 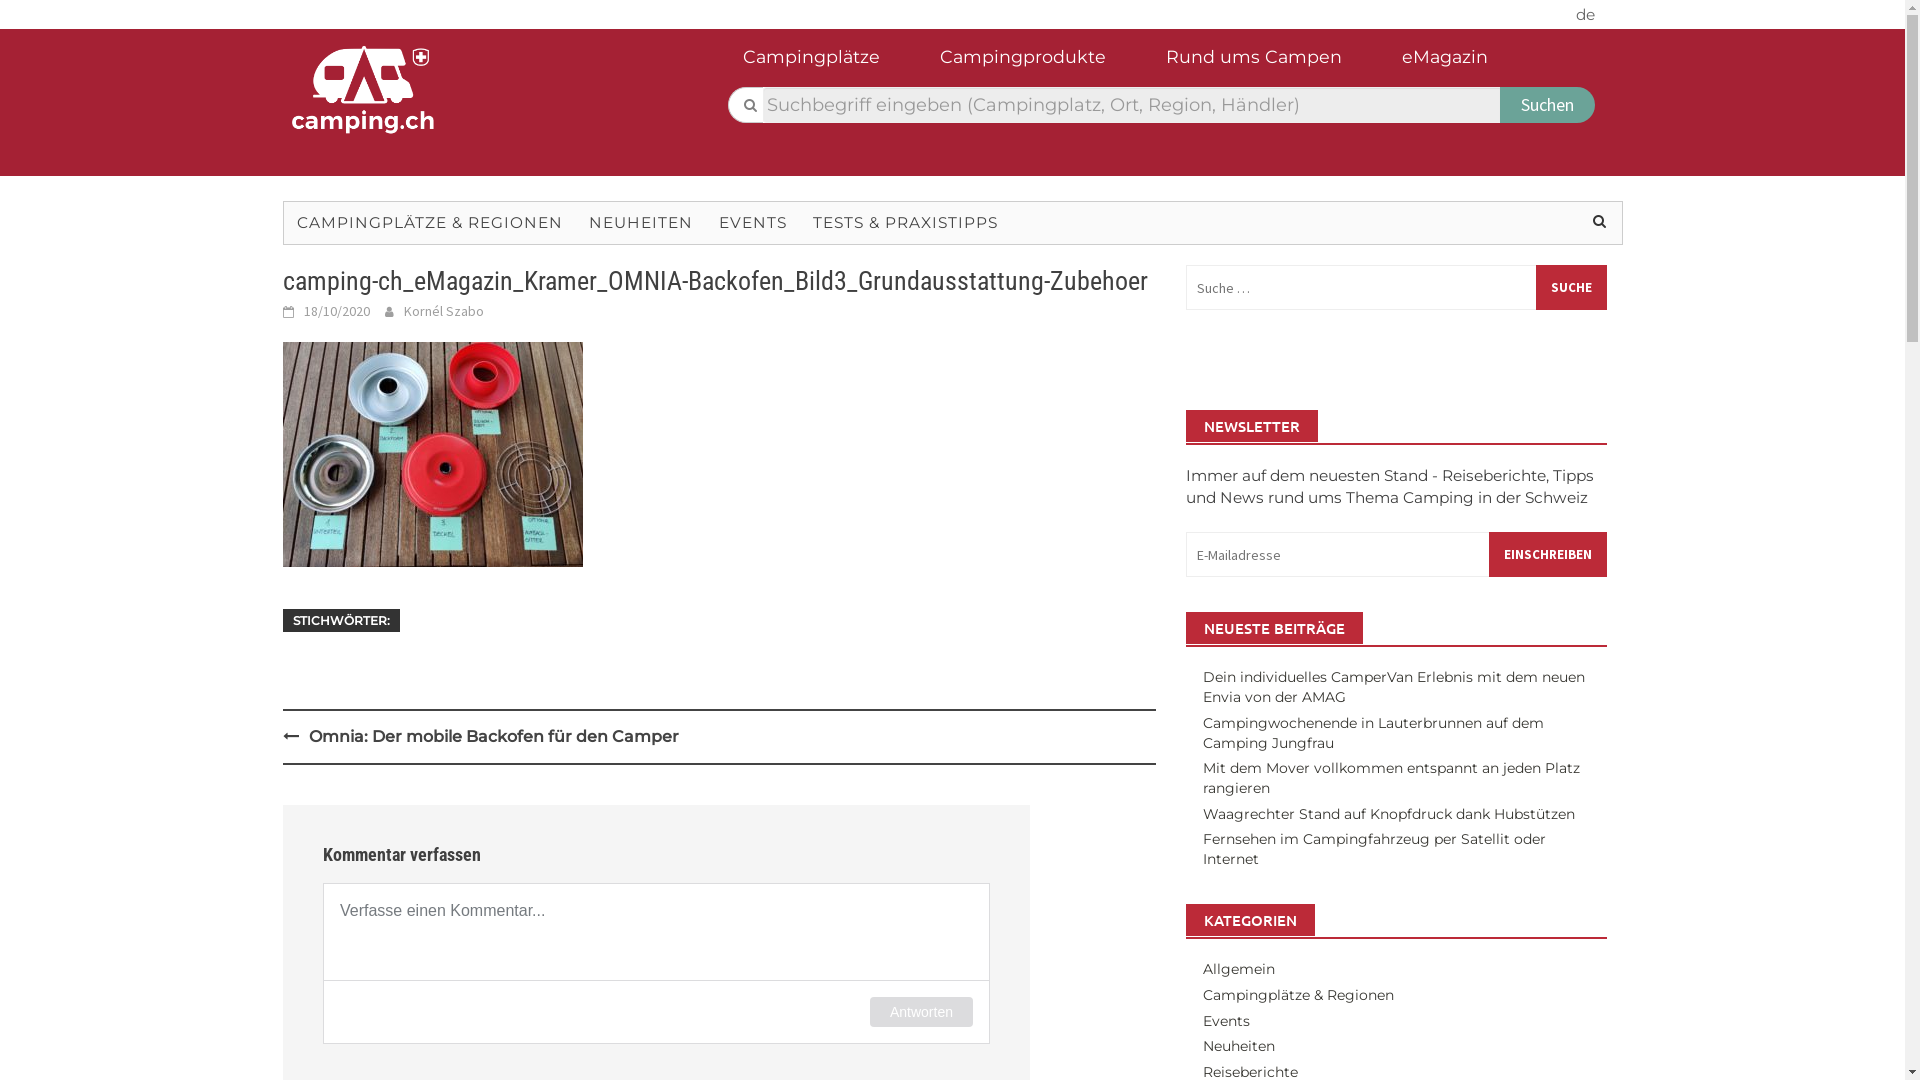 What do you see at coordinates (1547, 554) in the screenshot?
I see `'Einschreiben'` at bounding box center [1547, 554].